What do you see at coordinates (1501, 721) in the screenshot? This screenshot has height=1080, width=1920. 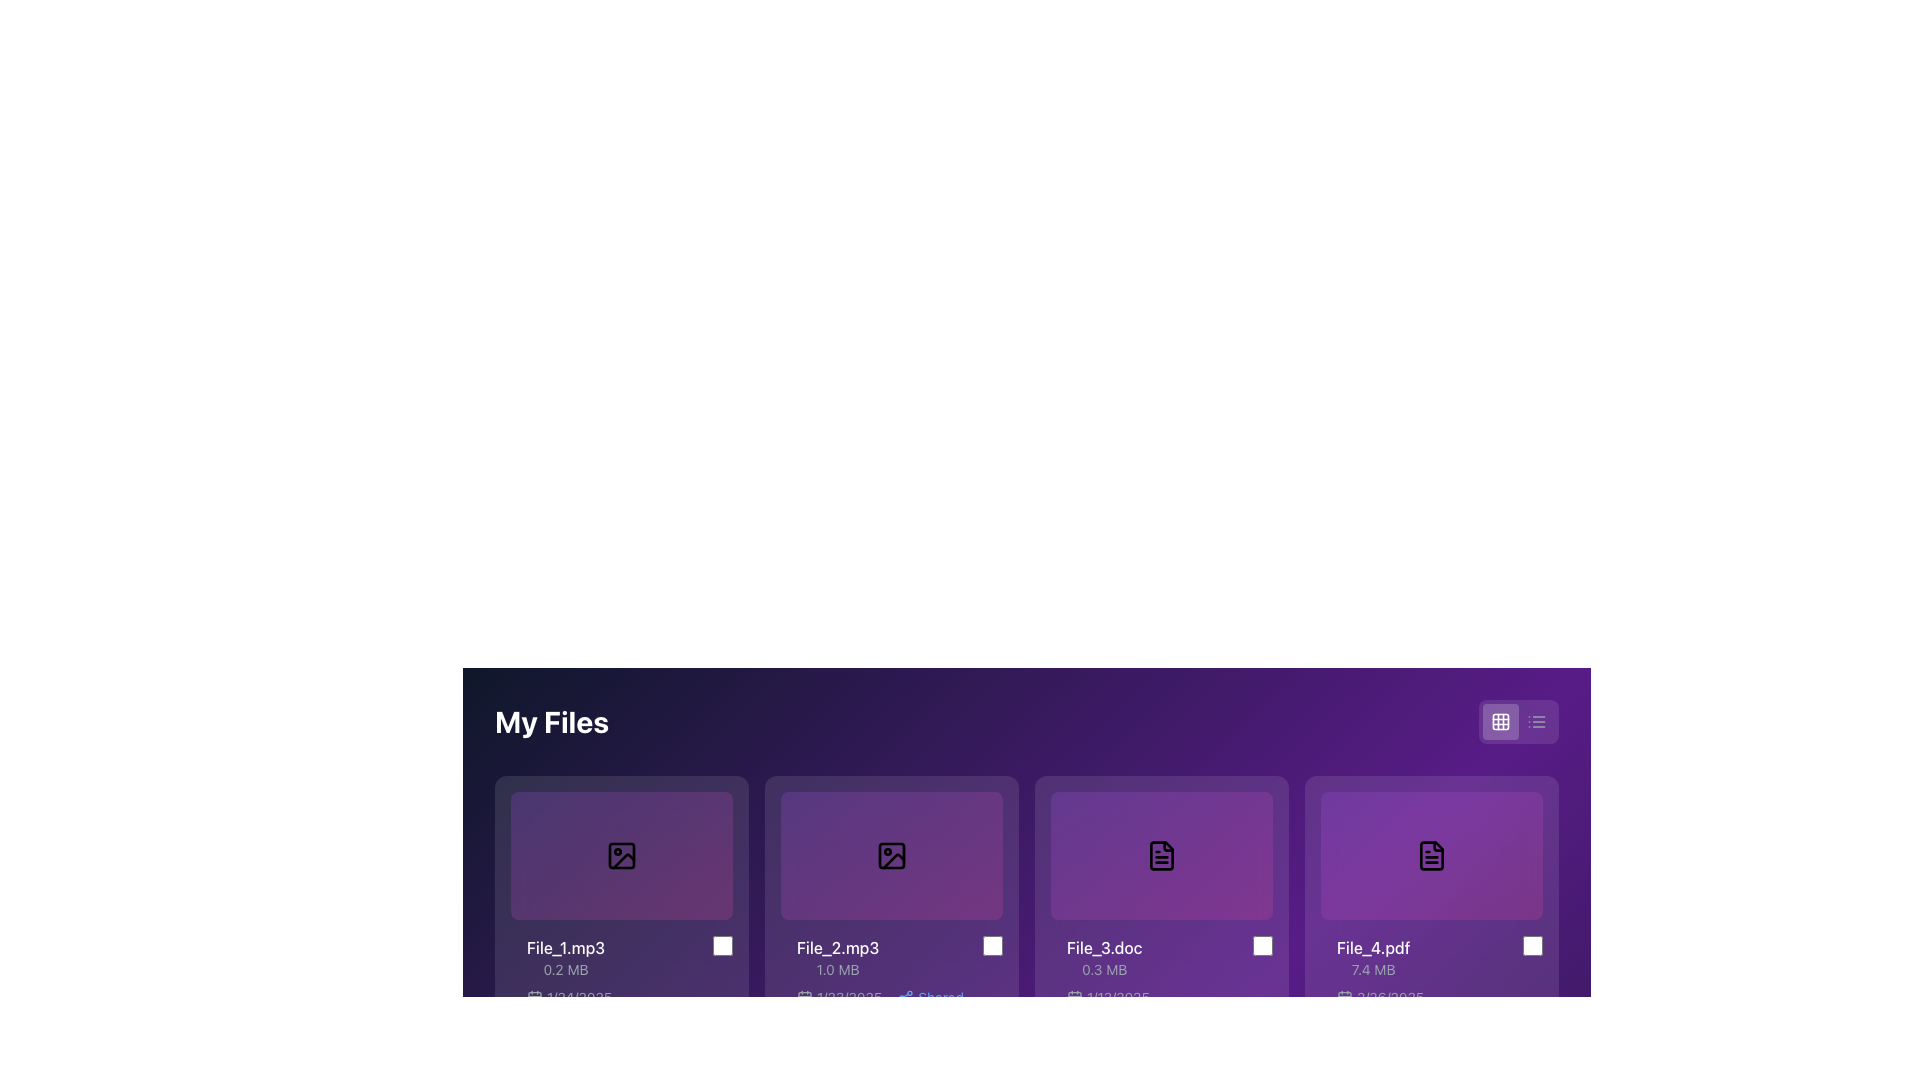 I see `the grid layout toggle button located at the far right side of the navigation bar` at bounding box center [1501, 721].